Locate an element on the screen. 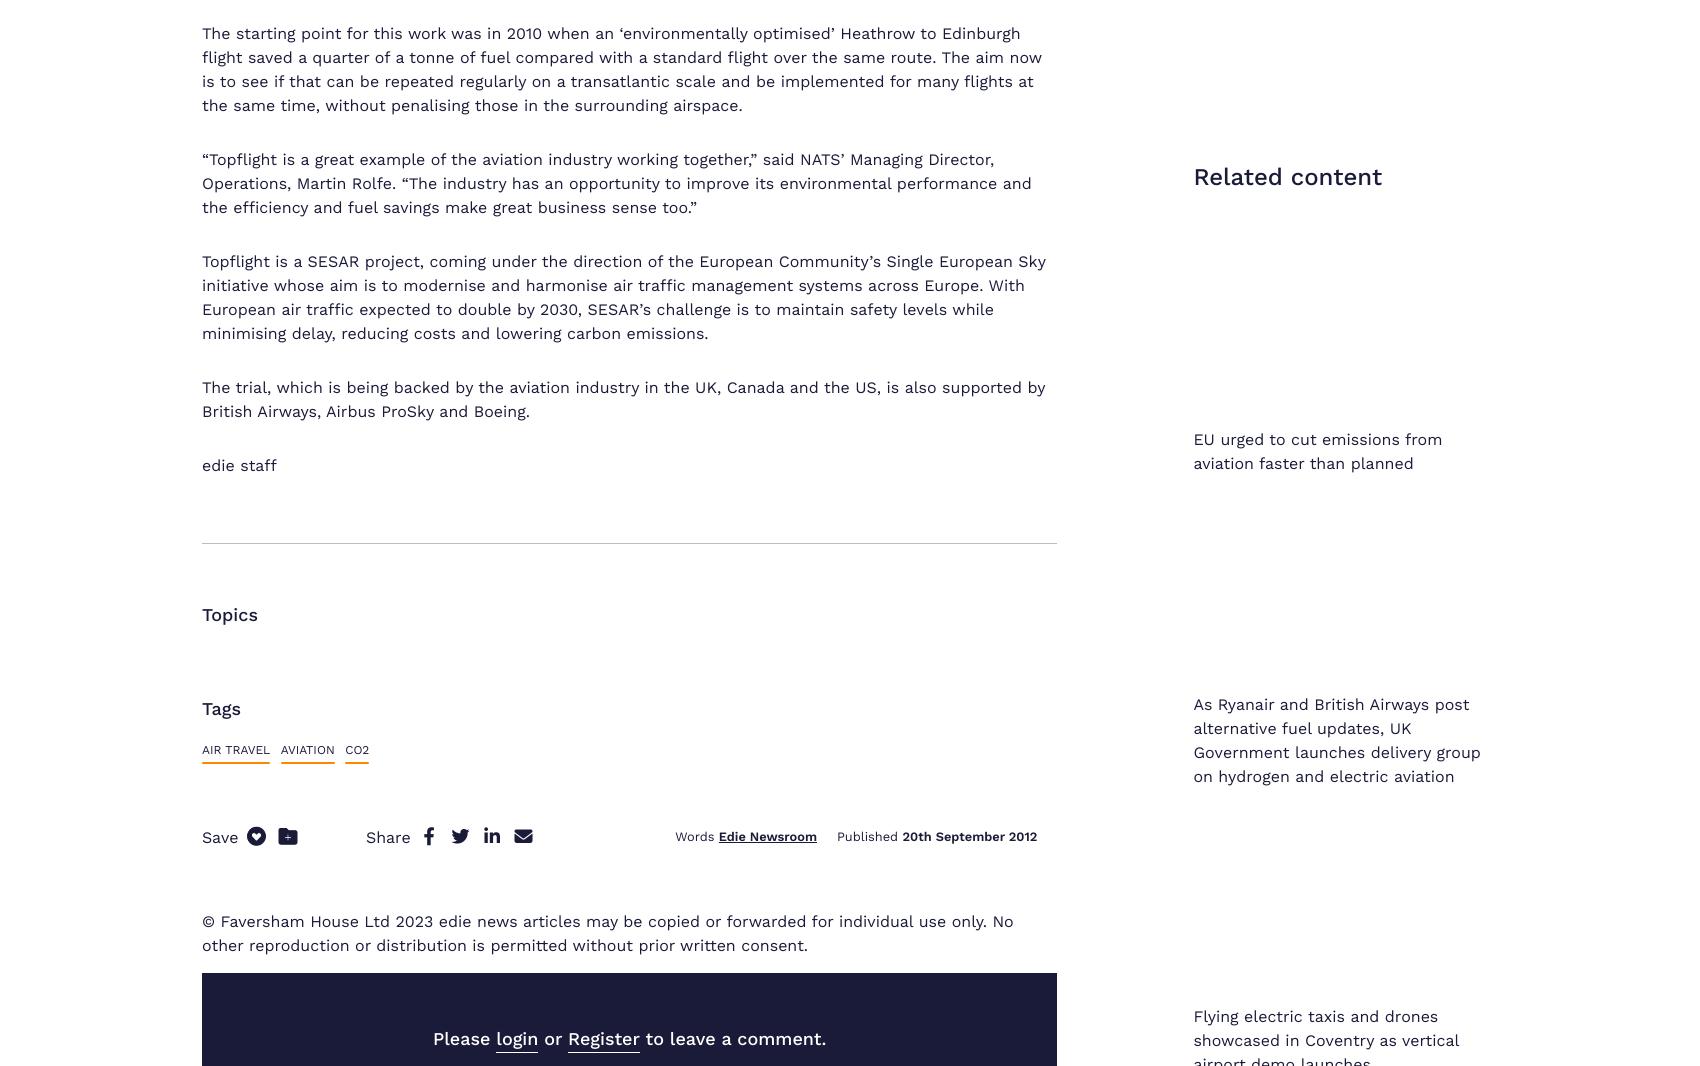 This screenshot has width=1700, height=1066. 'Contact' is located at coordinates (1114, 727).